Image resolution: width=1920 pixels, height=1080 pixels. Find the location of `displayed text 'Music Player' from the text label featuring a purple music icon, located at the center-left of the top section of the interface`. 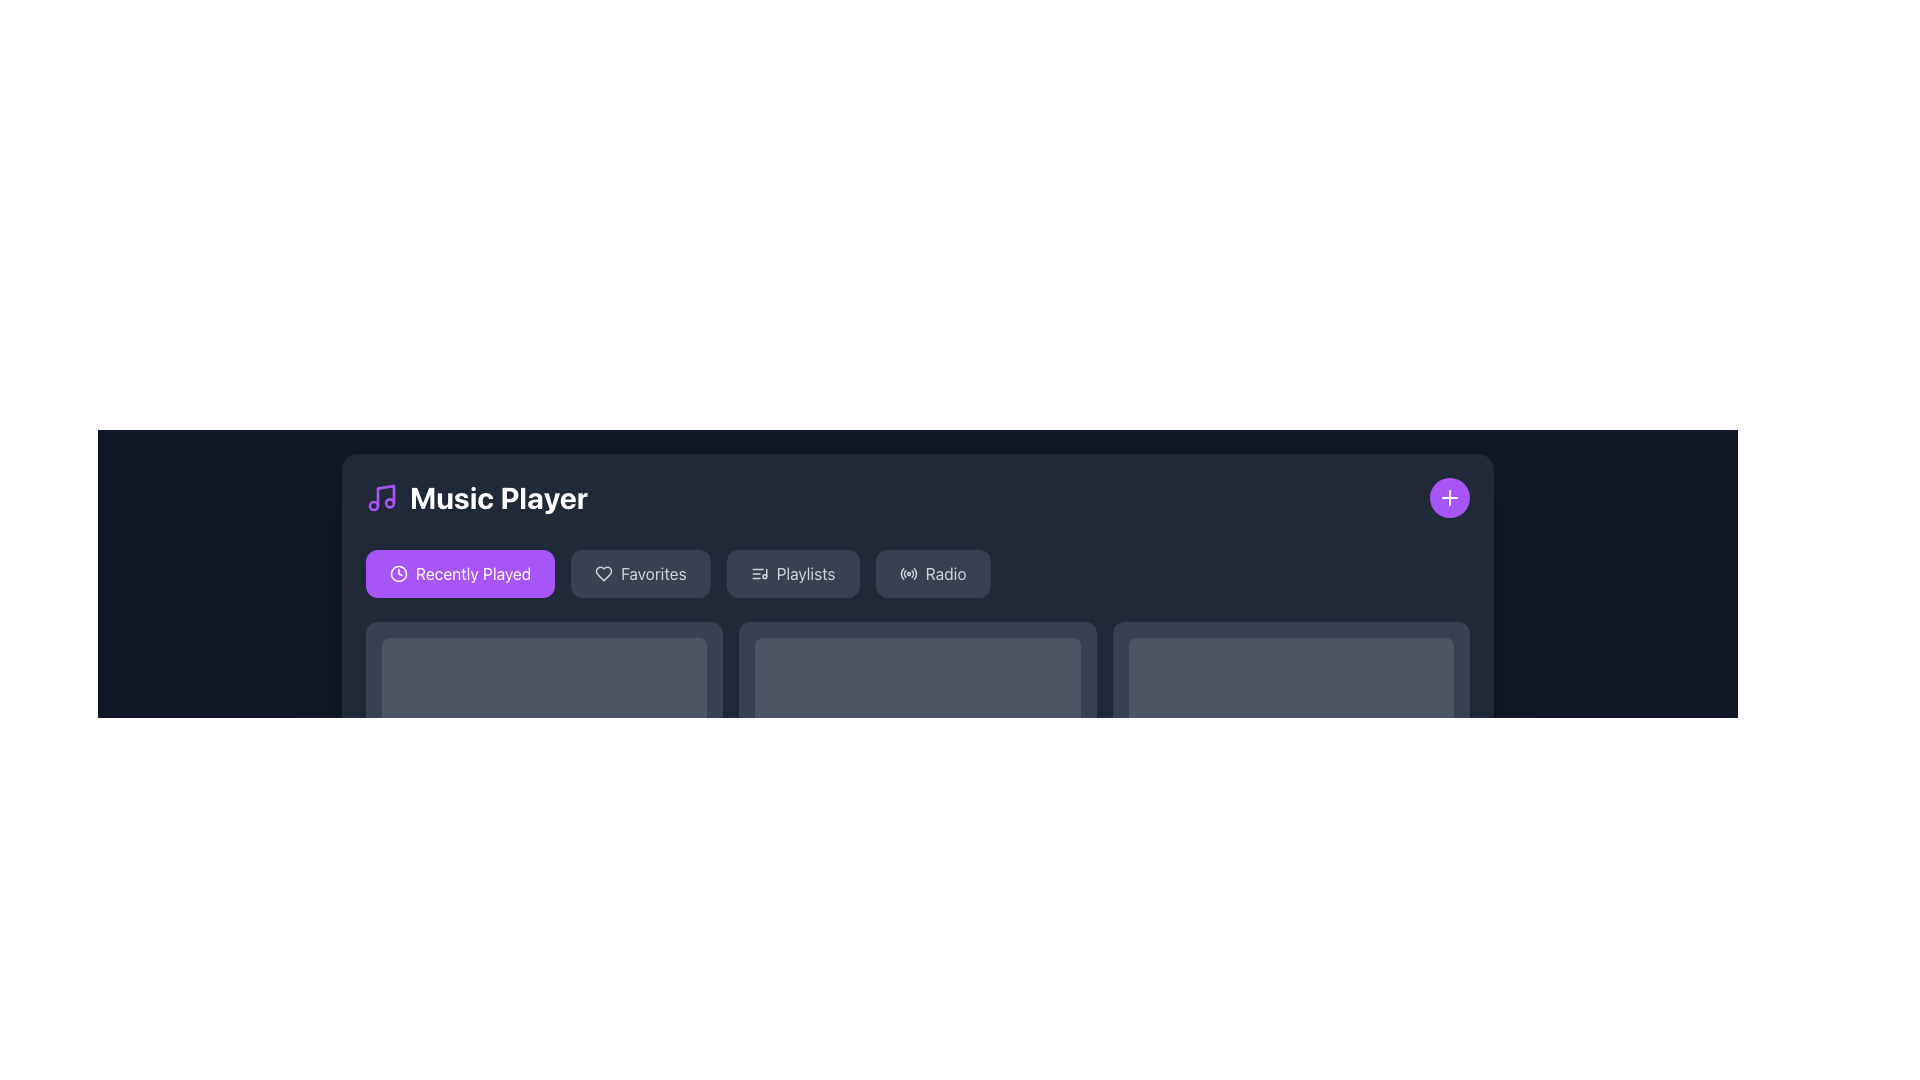

displayed text 'Music Player' from the text label featuring a purple music icon, located at the center-left of the top section of the interface is located at coordinates (476, 496).